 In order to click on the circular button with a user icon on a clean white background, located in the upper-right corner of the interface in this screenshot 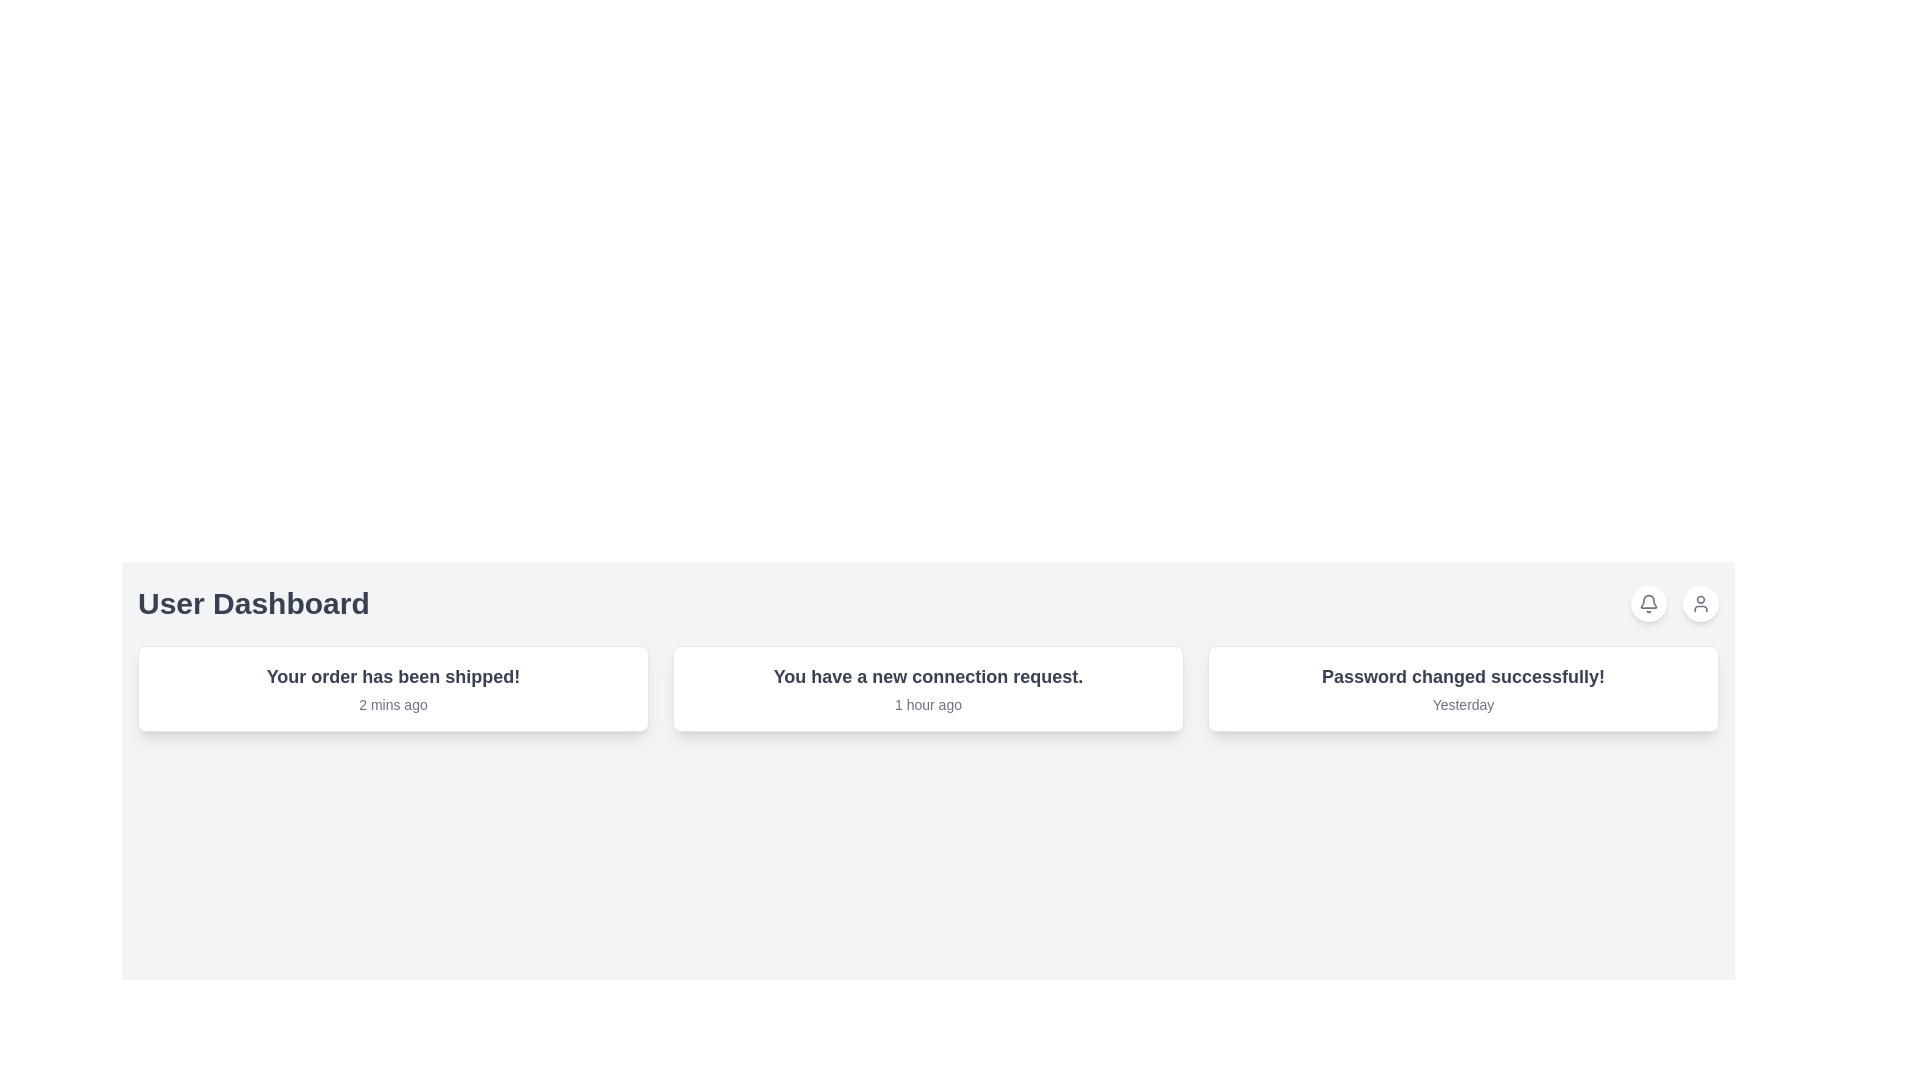, I will do `click(1699, 603)`.